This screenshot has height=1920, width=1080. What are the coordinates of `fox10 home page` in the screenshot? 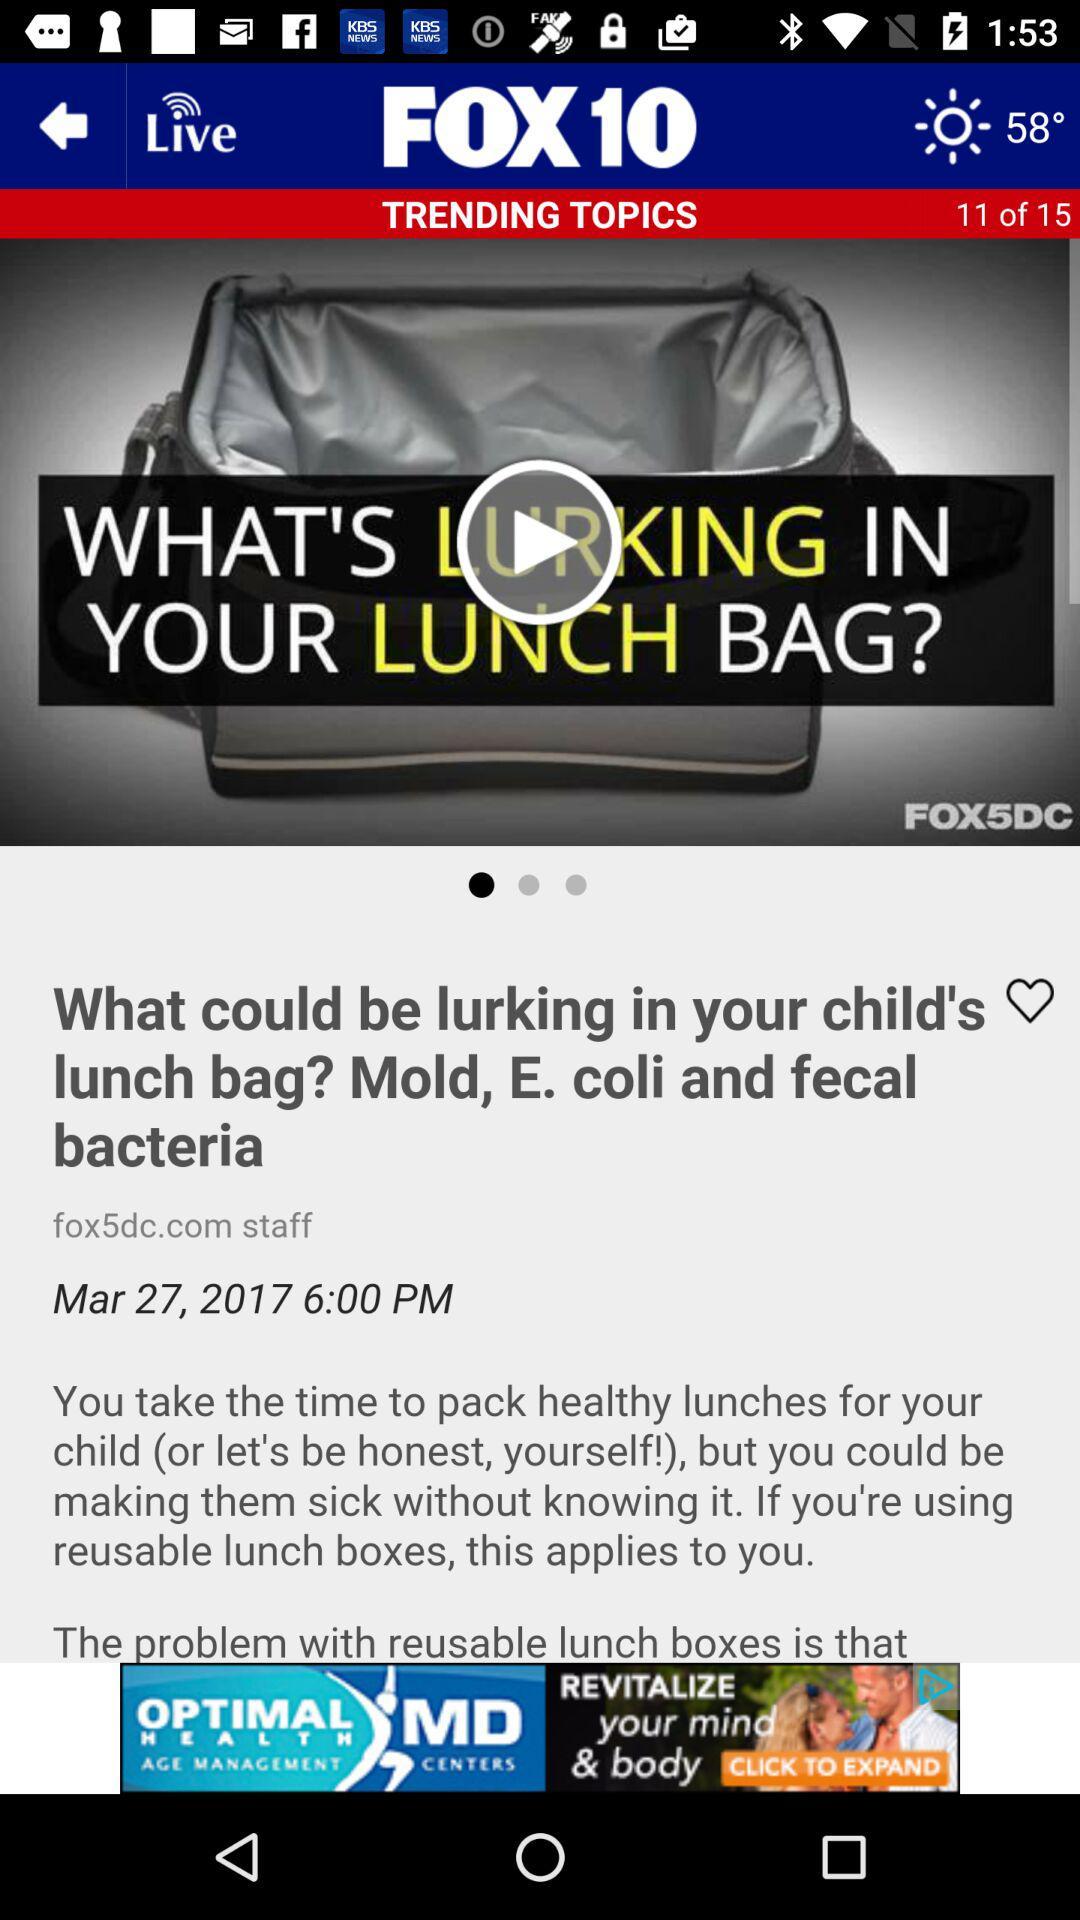 It's located at (540, 124).